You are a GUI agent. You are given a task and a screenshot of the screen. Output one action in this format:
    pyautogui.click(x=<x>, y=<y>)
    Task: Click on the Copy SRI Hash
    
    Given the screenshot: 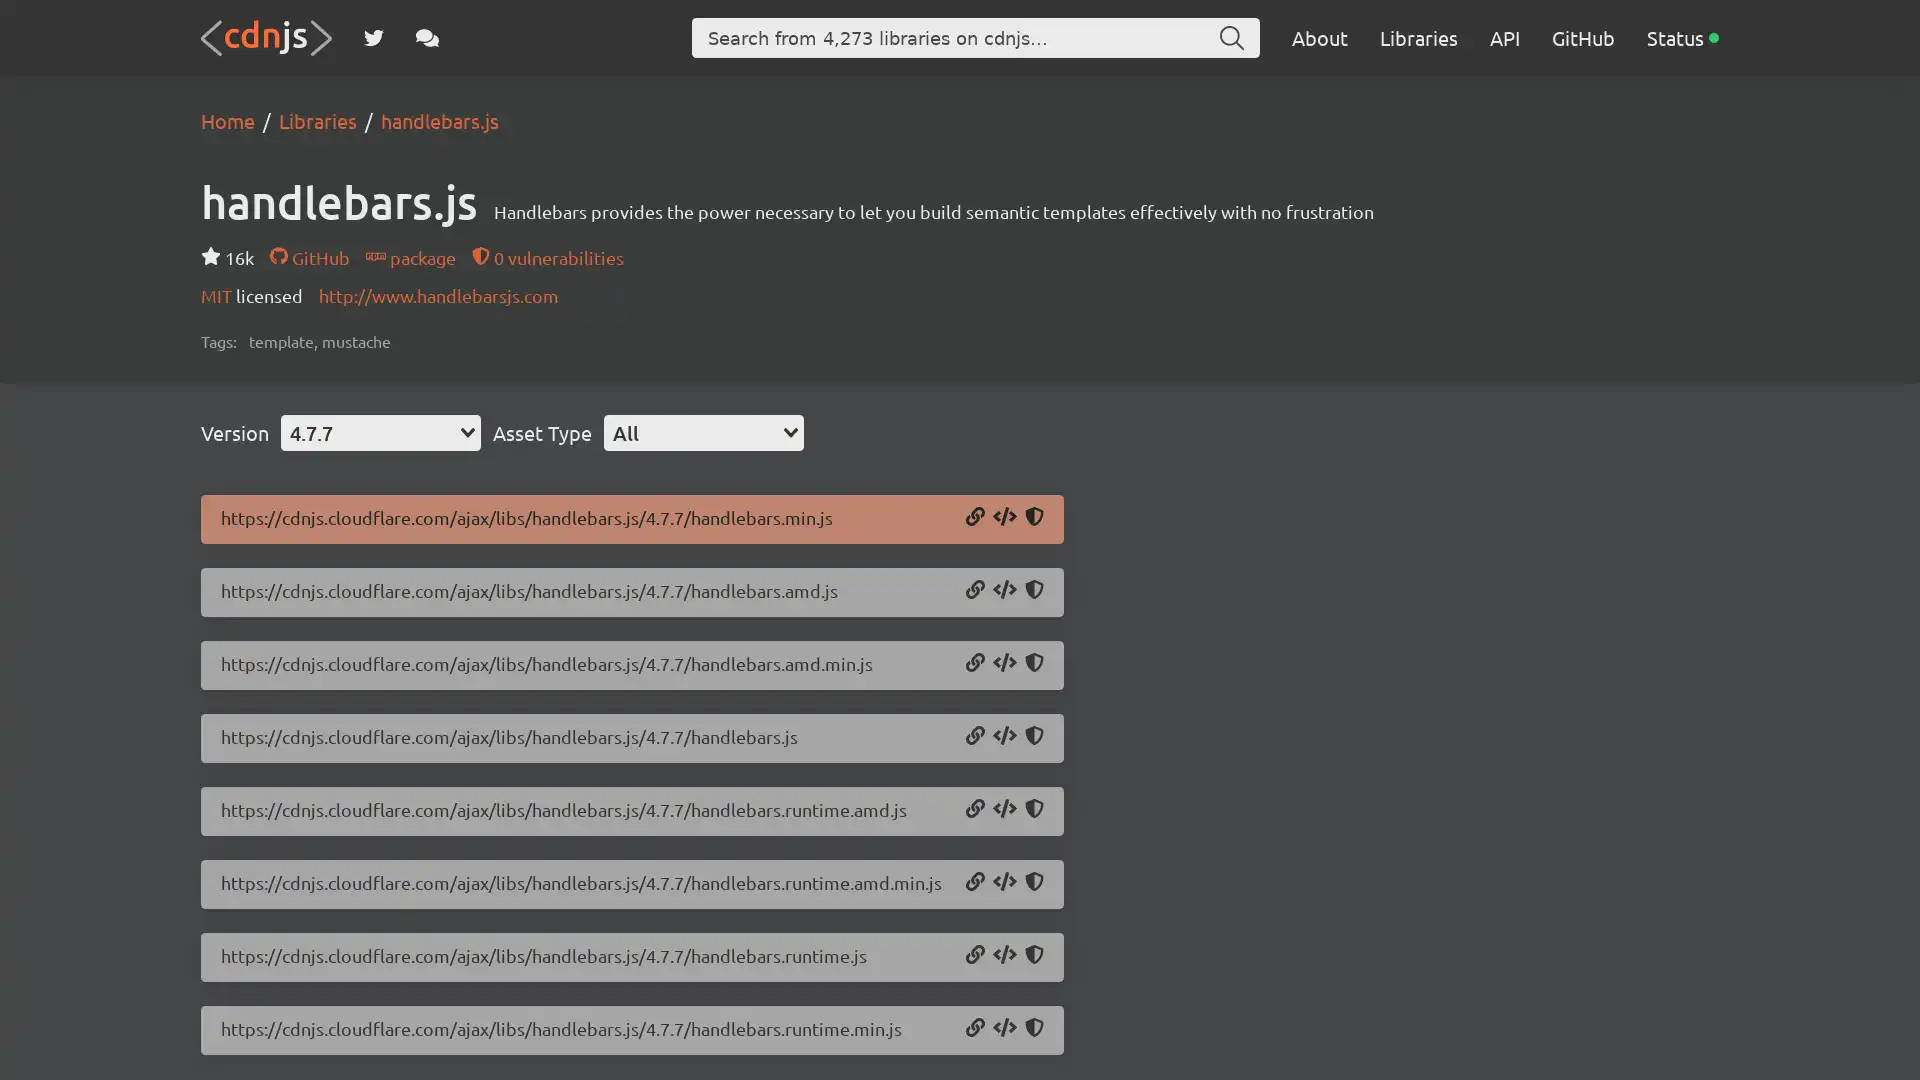 What is the action you would take?
    pyautogui.click(x=1034, y=590)
    